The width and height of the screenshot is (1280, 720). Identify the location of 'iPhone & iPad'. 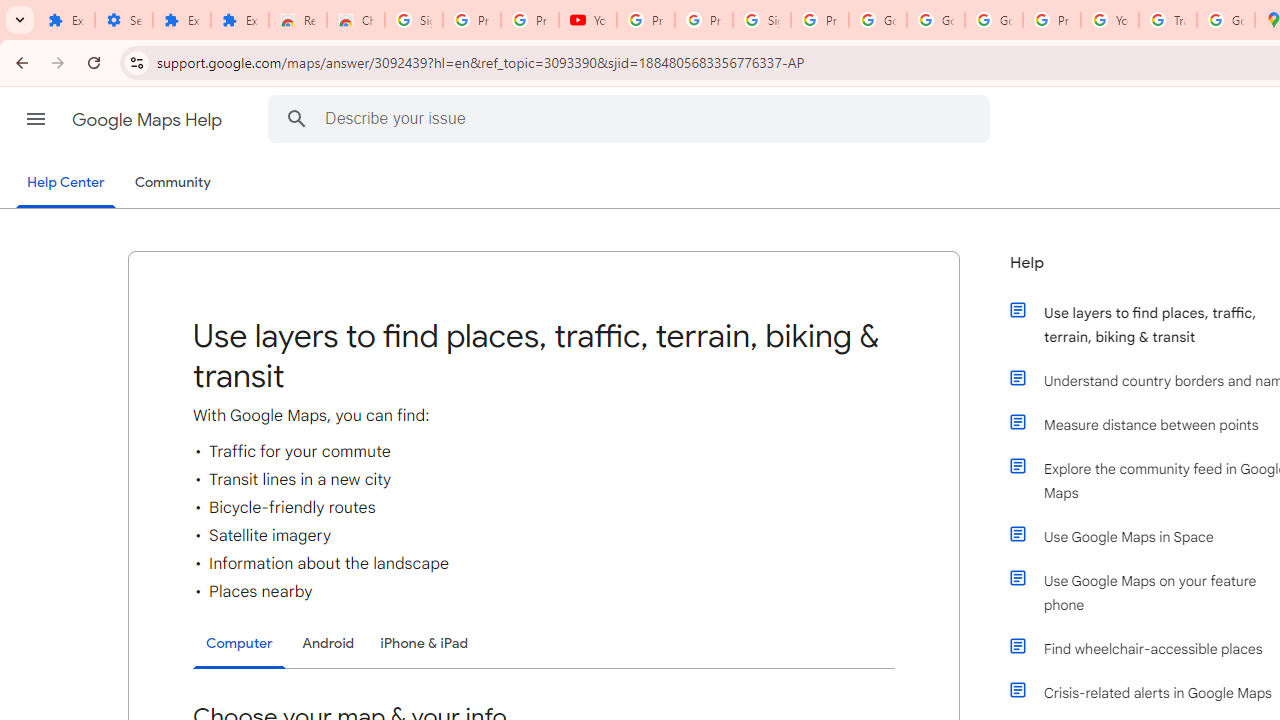
(423, 643).